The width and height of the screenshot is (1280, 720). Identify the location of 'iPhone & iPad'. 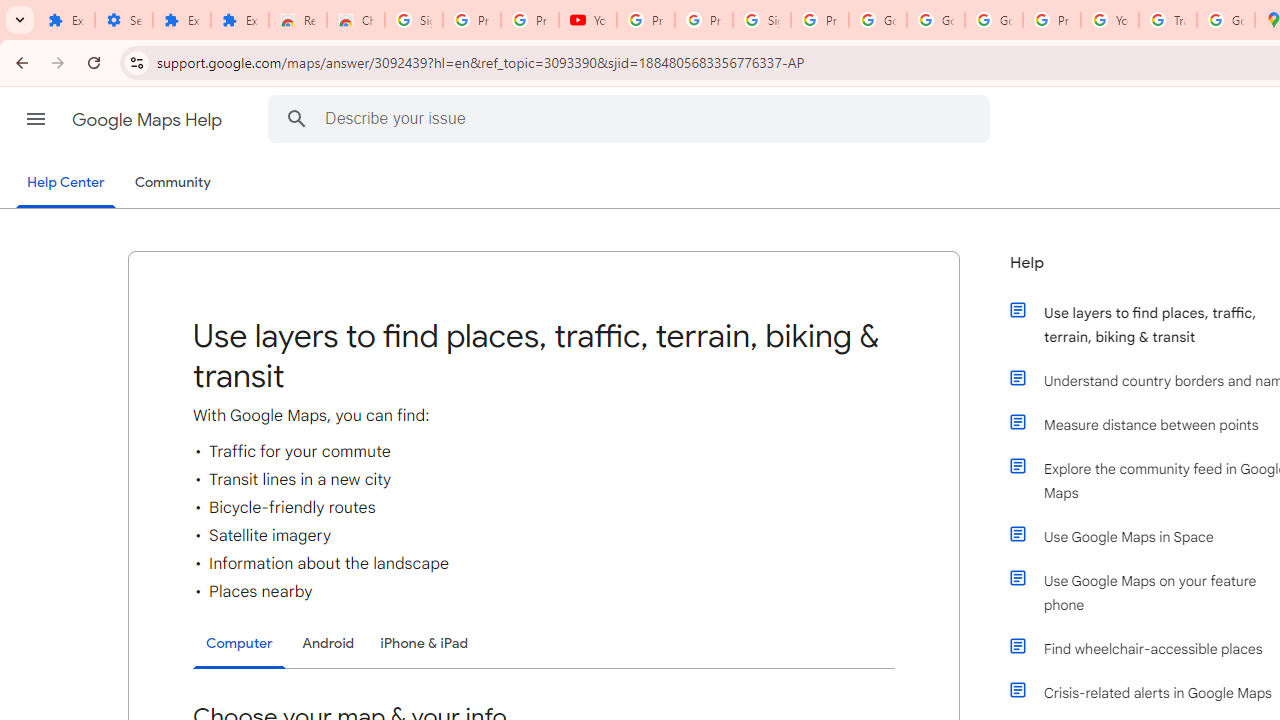
(423, 643).